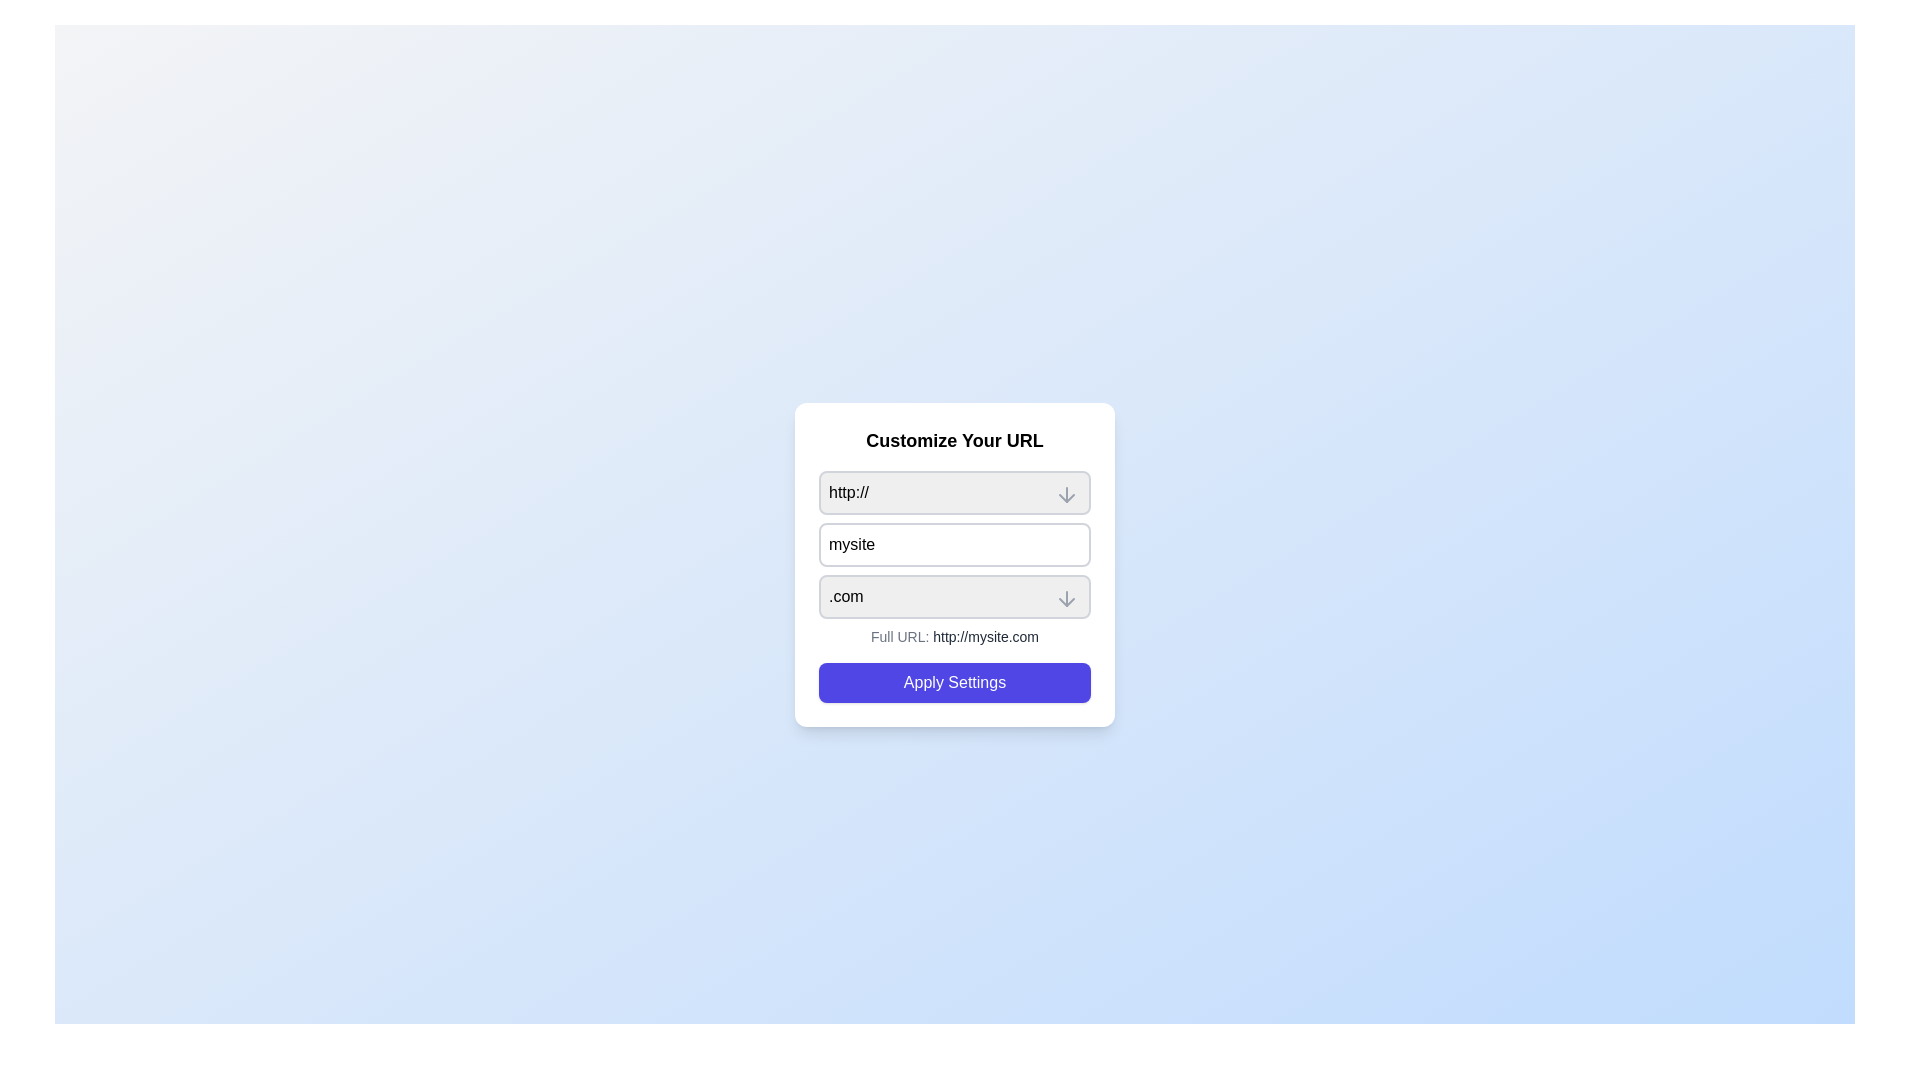  What do you see at coordinates (954, 636) in the screenshot?
I see `the static informational text displaying 'Full URL: http://mysite.com' located beneath the domain selection component in the modal` at bounding box center [954, 636].